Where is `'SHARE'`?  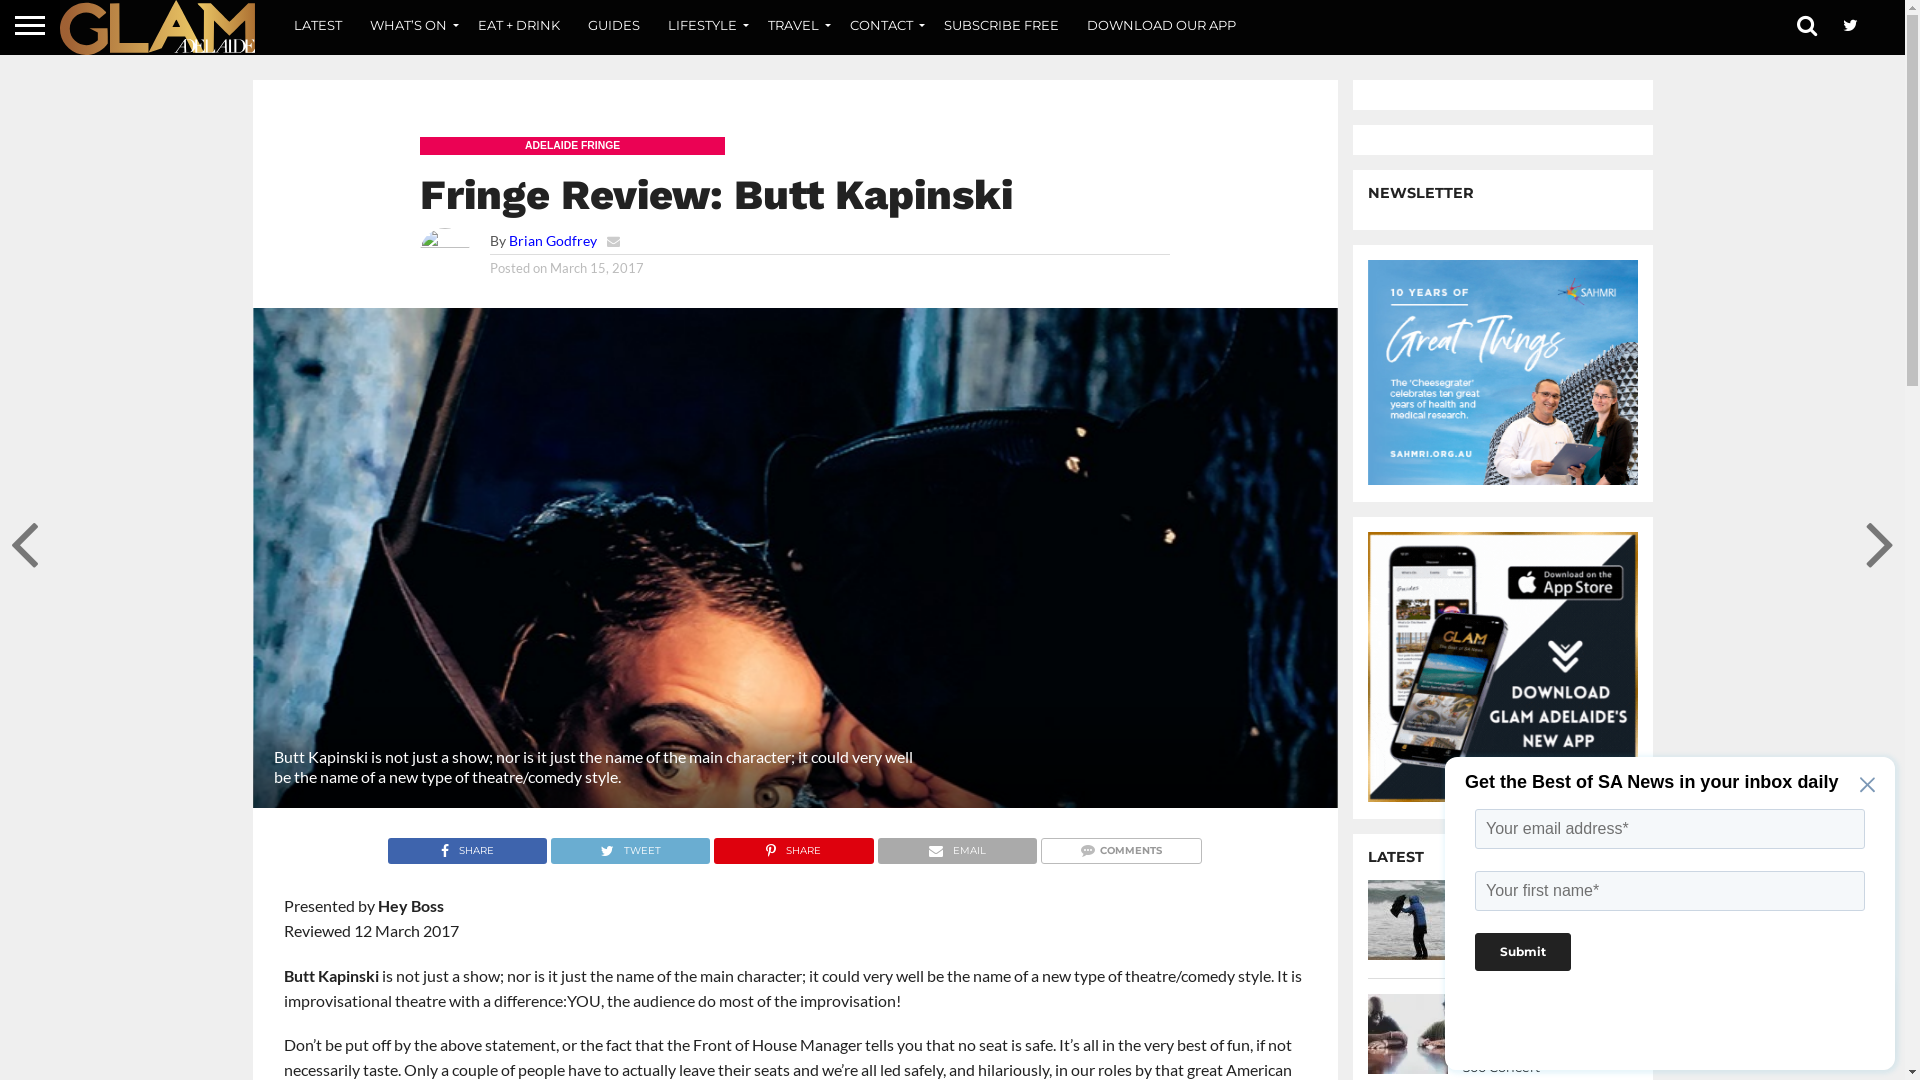 'SHARE' is located at coordinates (466, 845).